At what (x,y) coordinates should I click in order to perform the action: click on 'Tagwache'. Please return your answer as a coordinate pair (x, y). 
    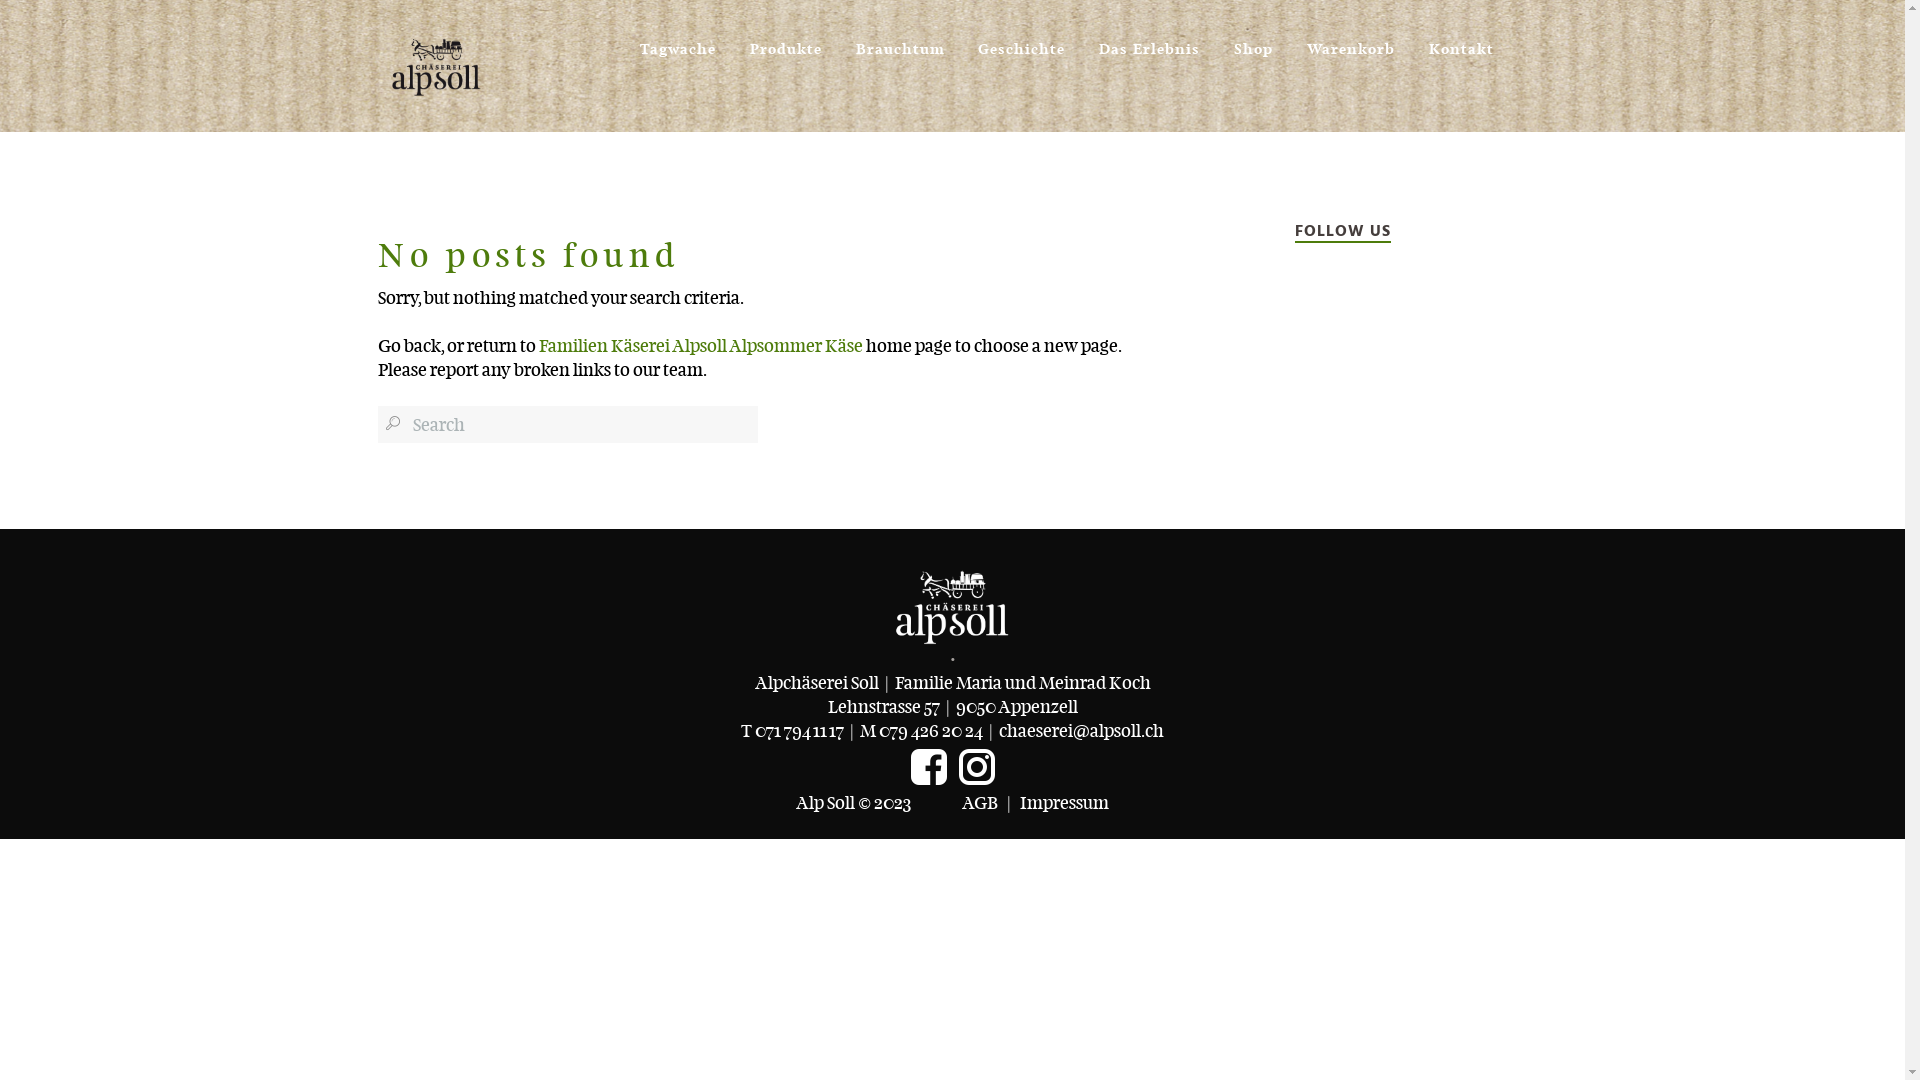
    Looking at the image, I should click on (677, 40).